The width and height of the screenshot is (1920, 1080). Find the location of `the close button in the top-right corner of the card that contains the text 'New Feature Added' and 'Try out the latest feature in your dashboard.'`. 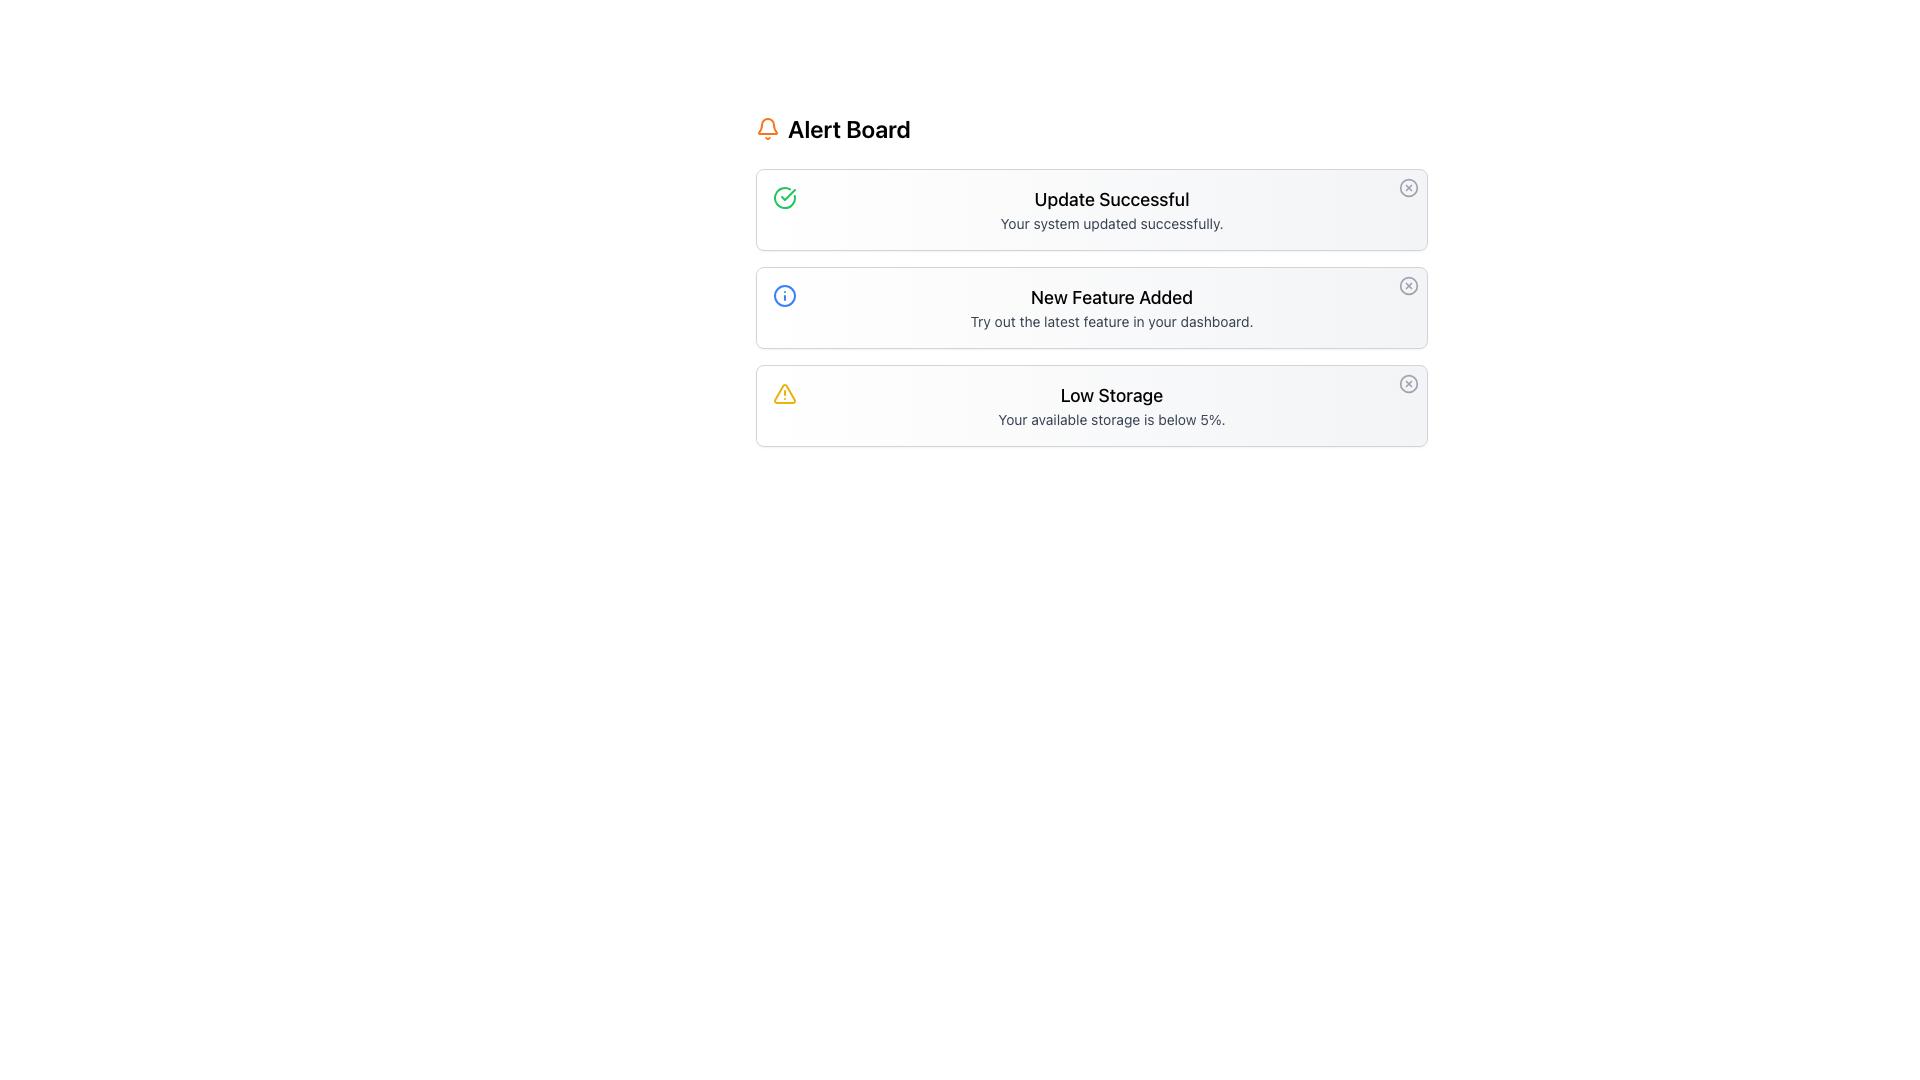

the close button in the top-right corner of the card that contains the text 'New Feature Added' and 'Try out the latest feature in your dashboard.' is located at coordinates (1408, 285).